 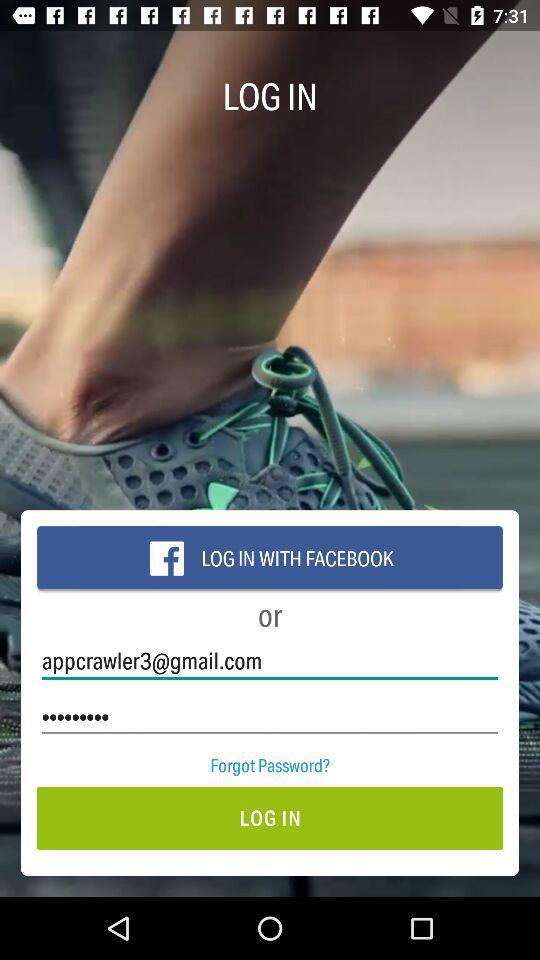 I want to click on the crowd3116, so click(x=270, y=716).